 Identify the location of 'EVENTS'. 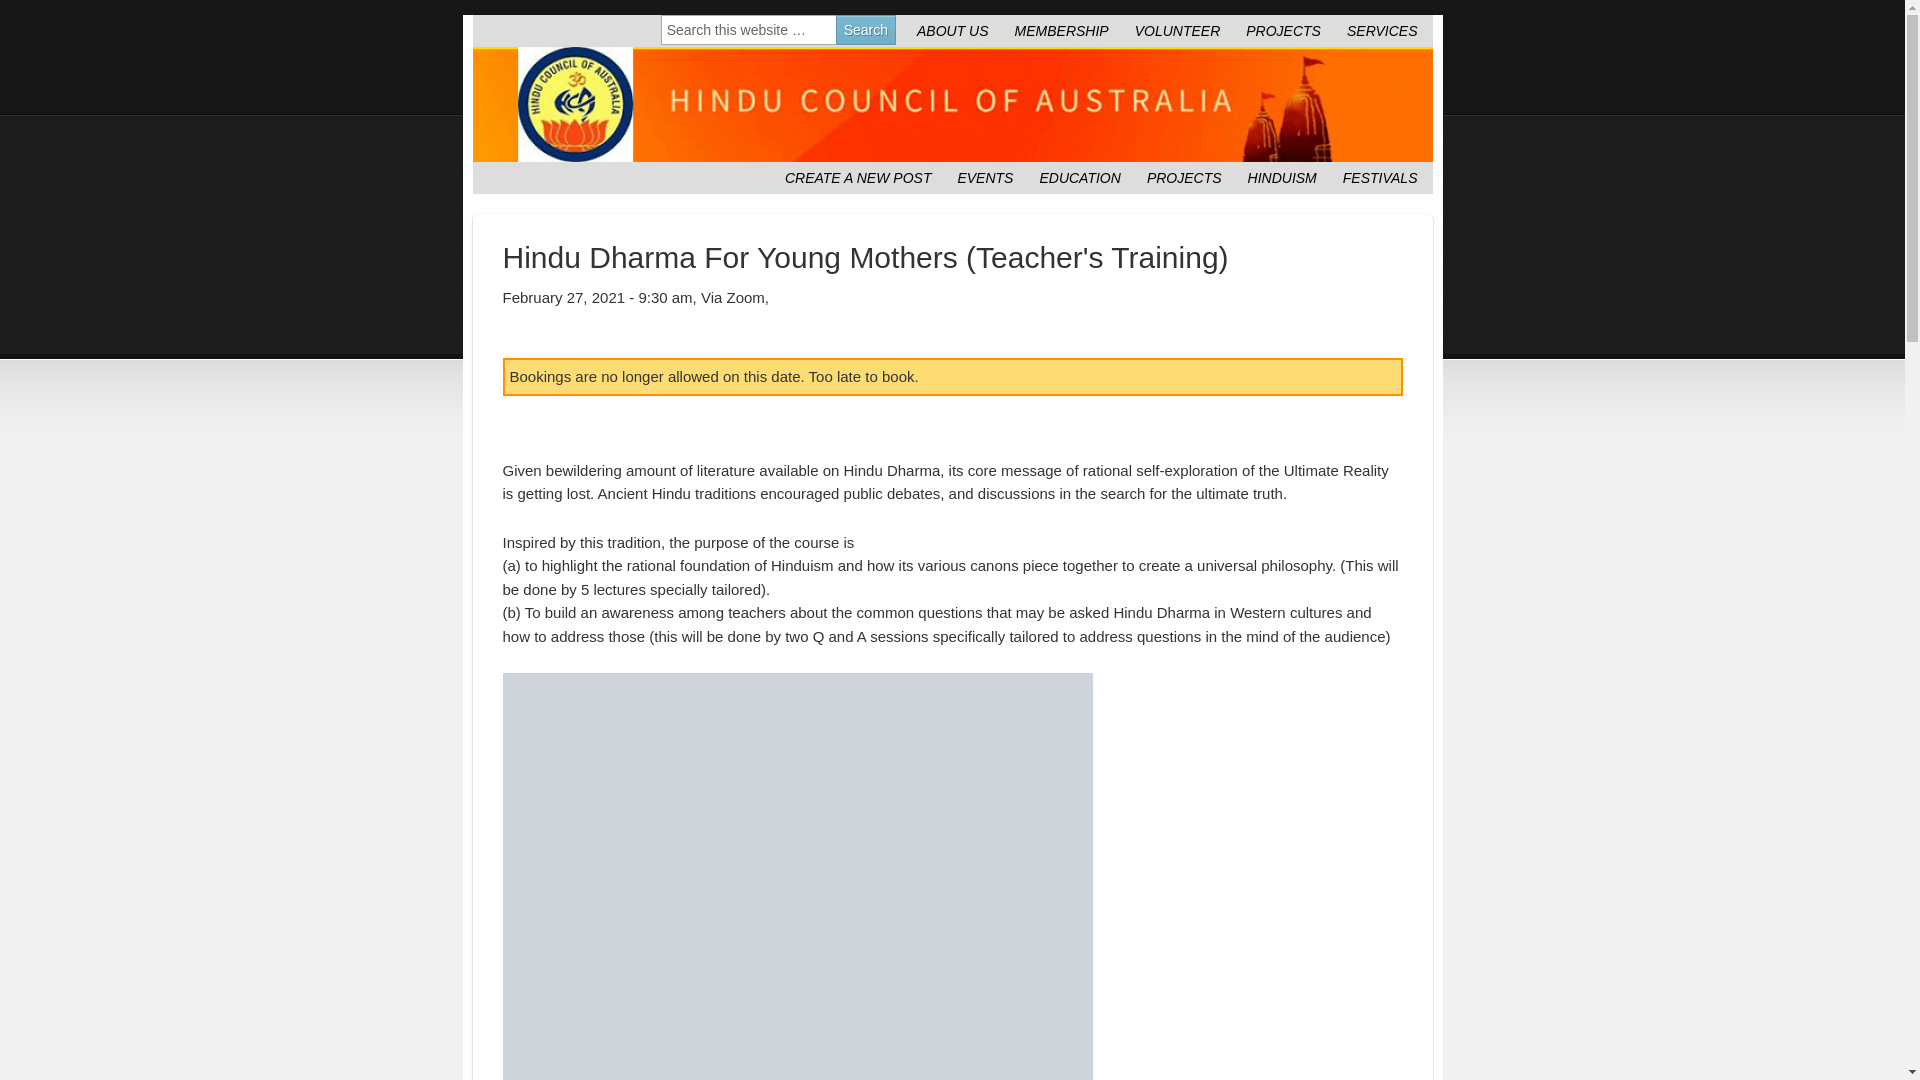
(984, 176).